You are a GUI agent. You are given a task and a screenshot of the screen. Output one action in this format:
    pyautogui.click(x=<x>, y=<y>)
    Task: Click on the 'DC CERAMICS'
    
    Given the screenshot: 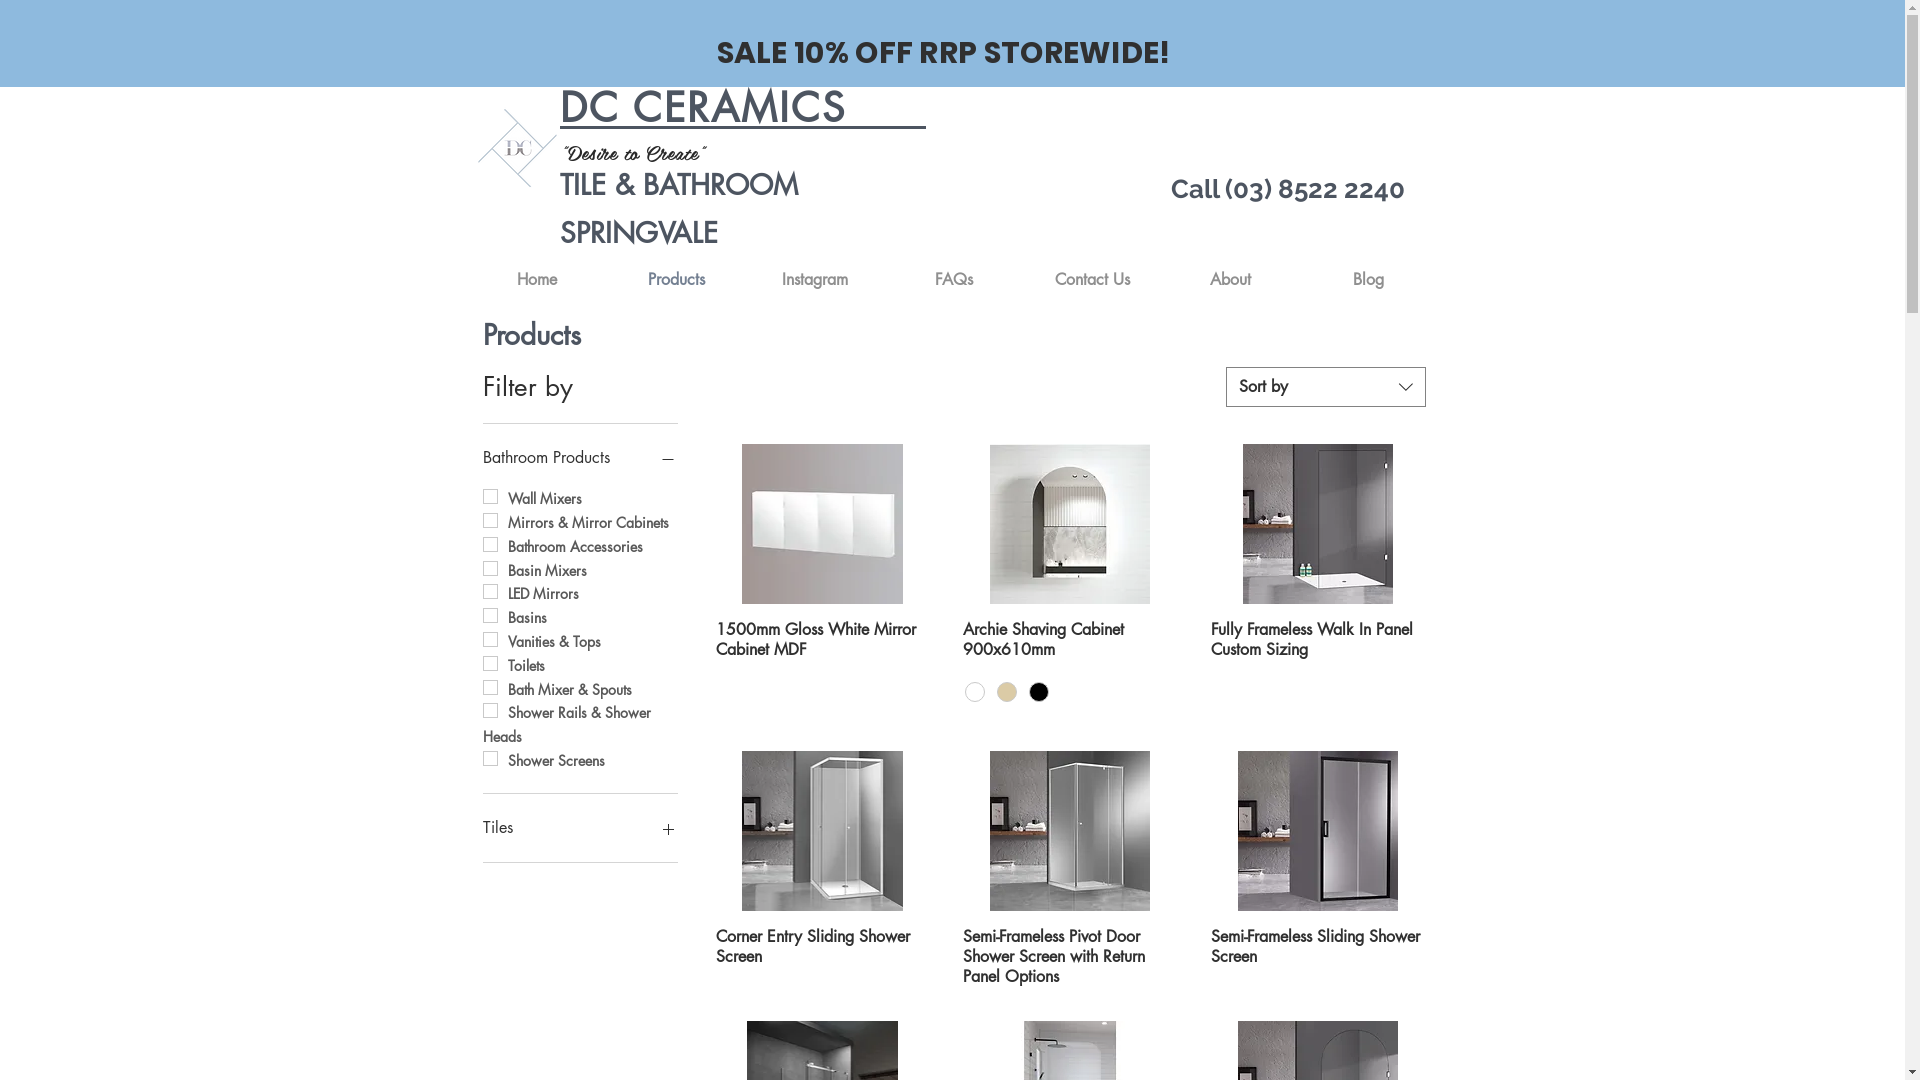 What is the action you would take?
    pyautogui.click(x=702, y=108)
    